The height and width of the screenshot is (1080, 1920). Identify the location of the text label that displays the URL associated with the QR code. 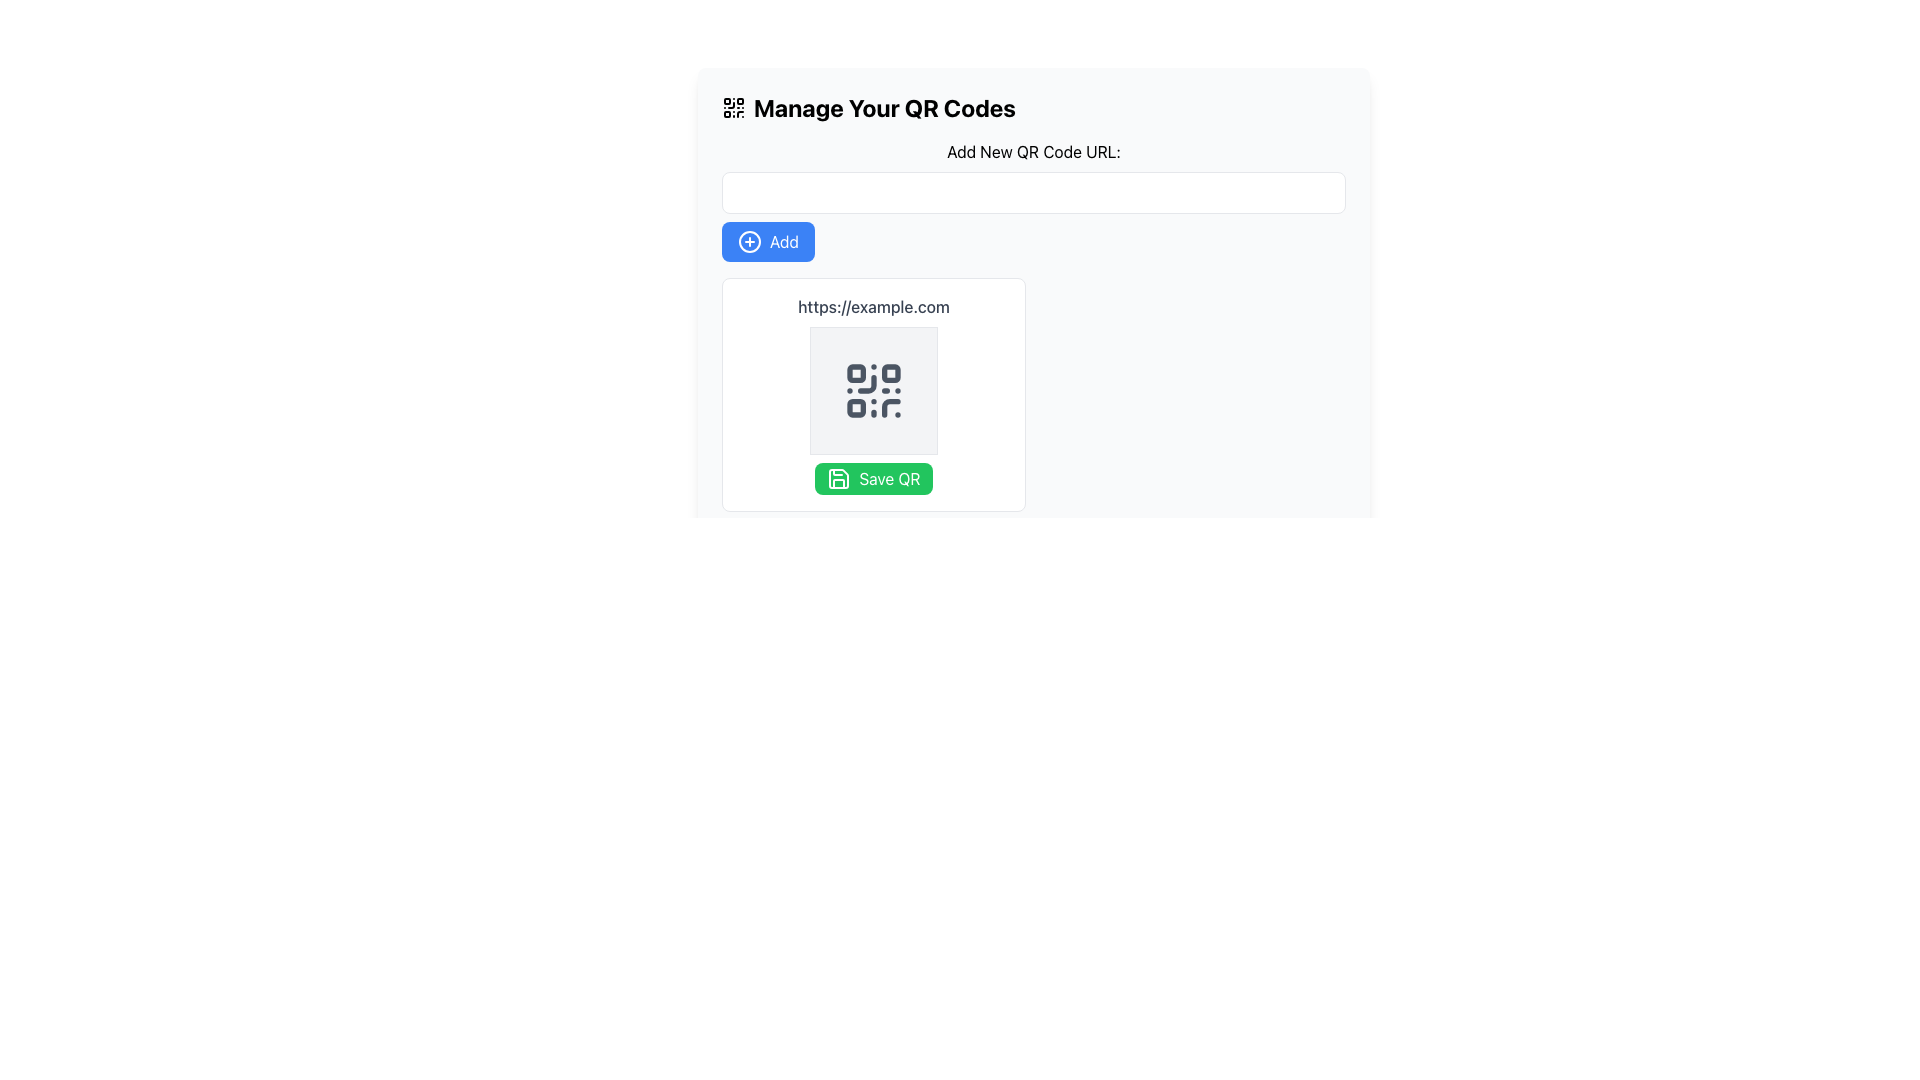
(873, 307).